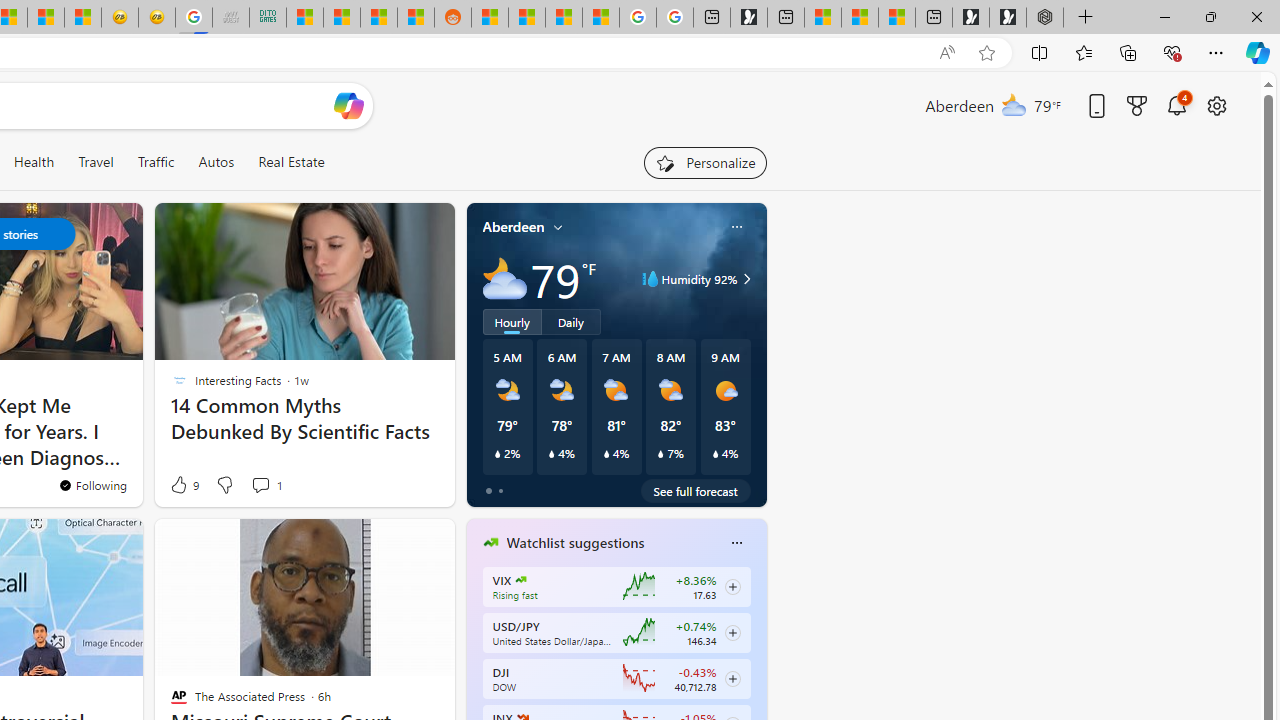 Image resolution: width=1280 pixels, height=720 pixels. I want to click on 'Daily', so click(570, 320).